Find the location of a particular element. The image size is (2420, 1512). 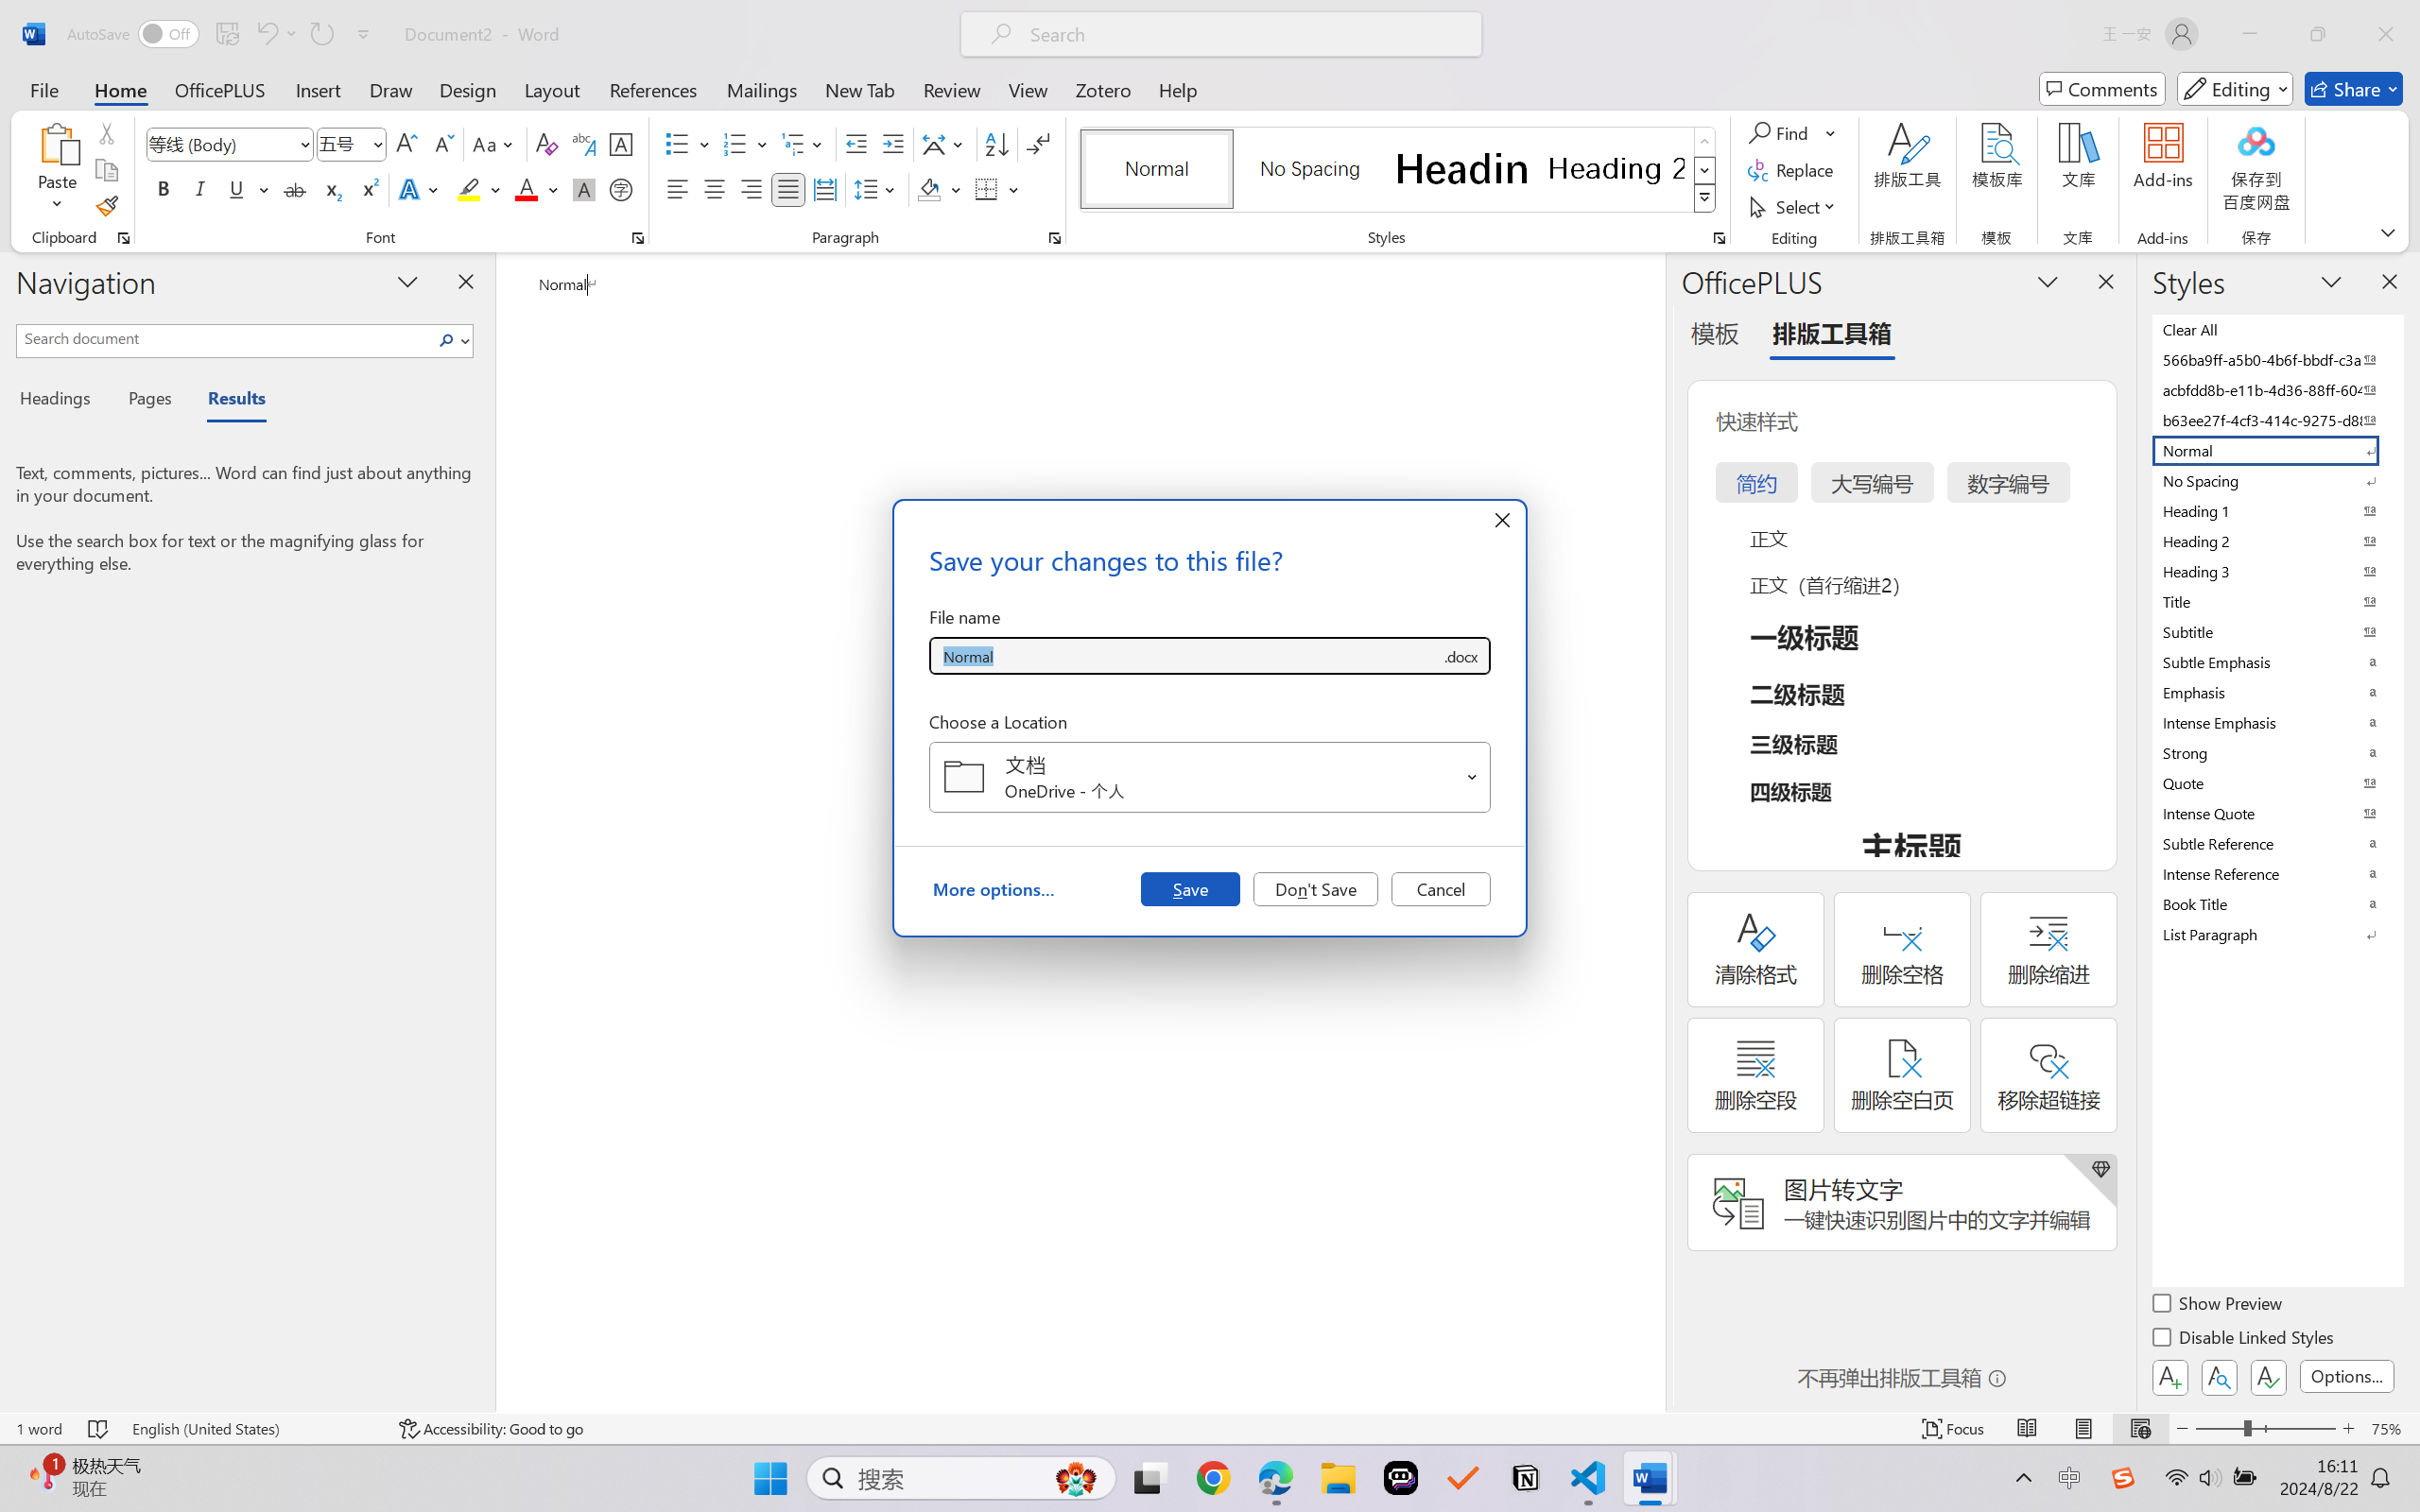

'Google Chrome' is located at coordinates (1213, 1478).